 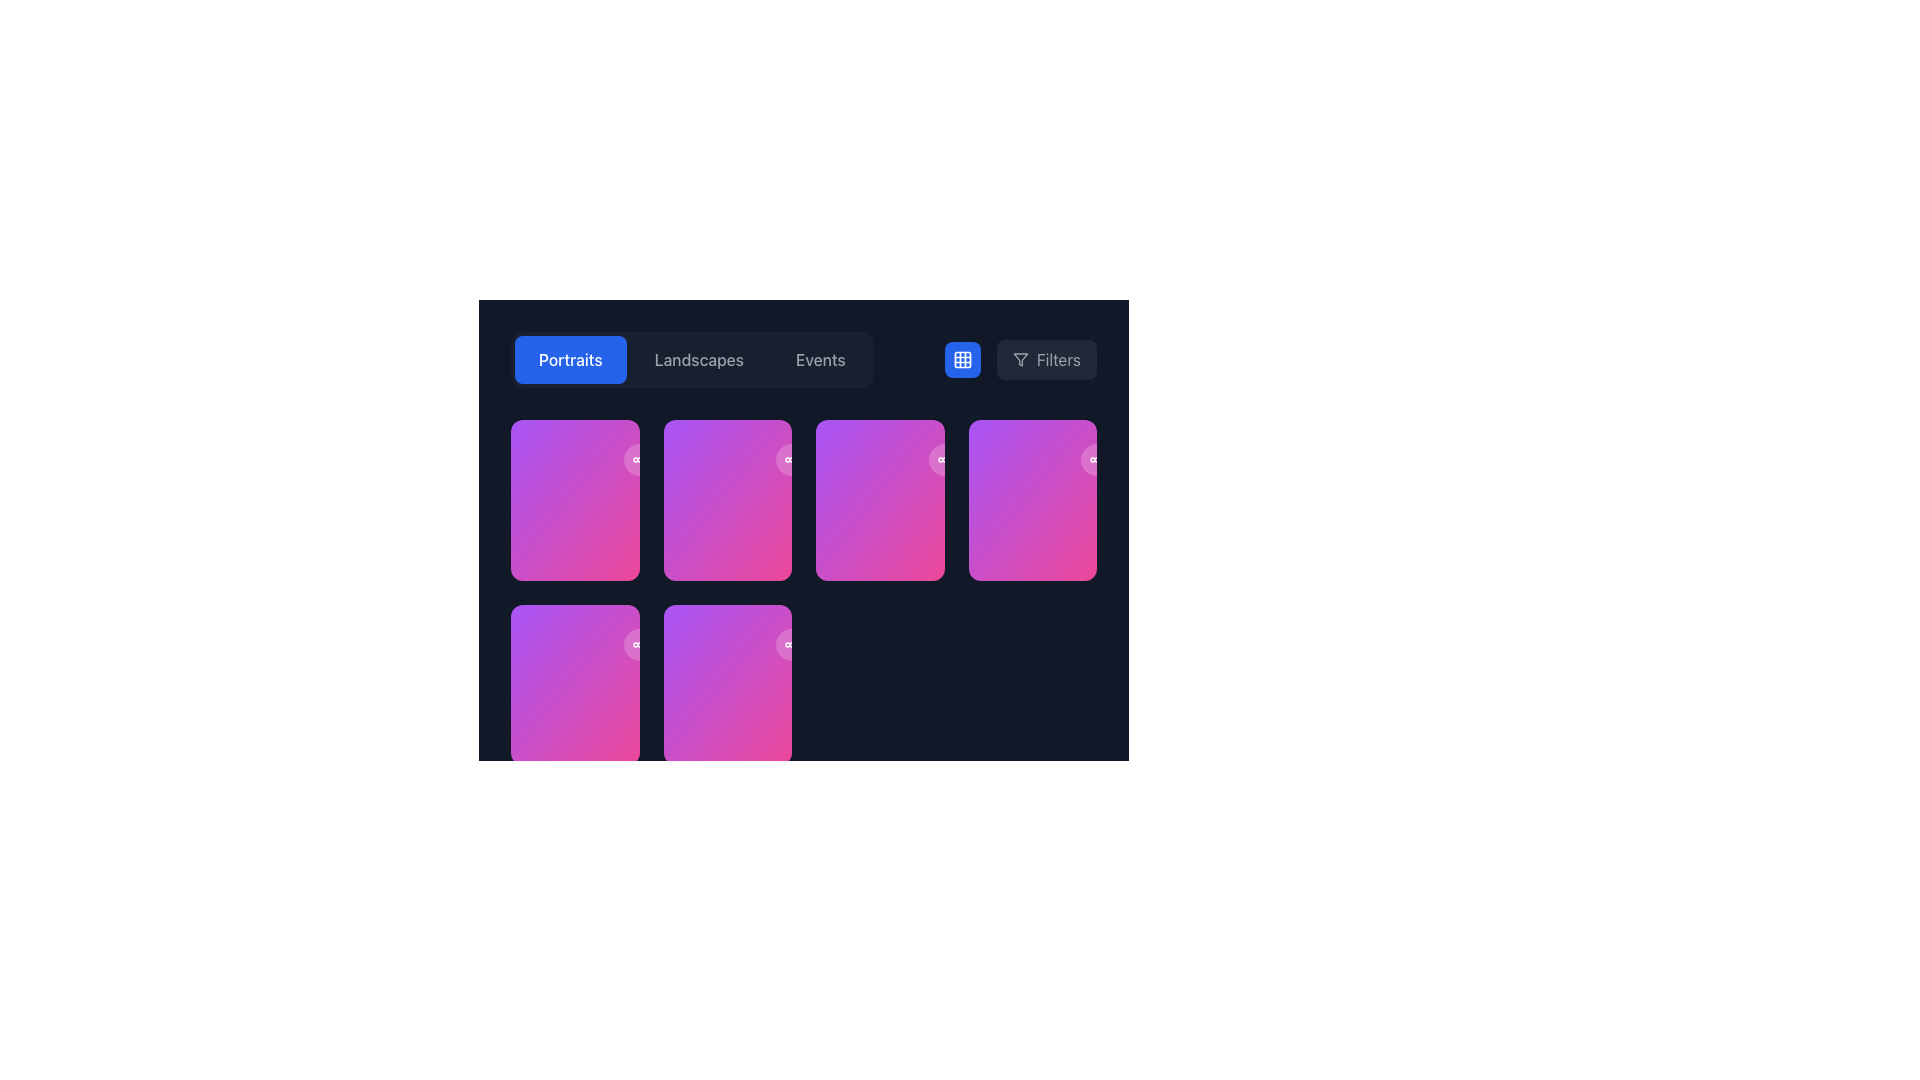 What do you see at coordinates (726, 689) in the screenshot?
I see `the Information display panel with a gradient pinkish-purple background, containing the text strings '1.8k' and '9k', and icons of a red heart and a blue eye, located in the bottom section of the 'Natural Light' and 'Studio' card` at bounding box center [726, 689].